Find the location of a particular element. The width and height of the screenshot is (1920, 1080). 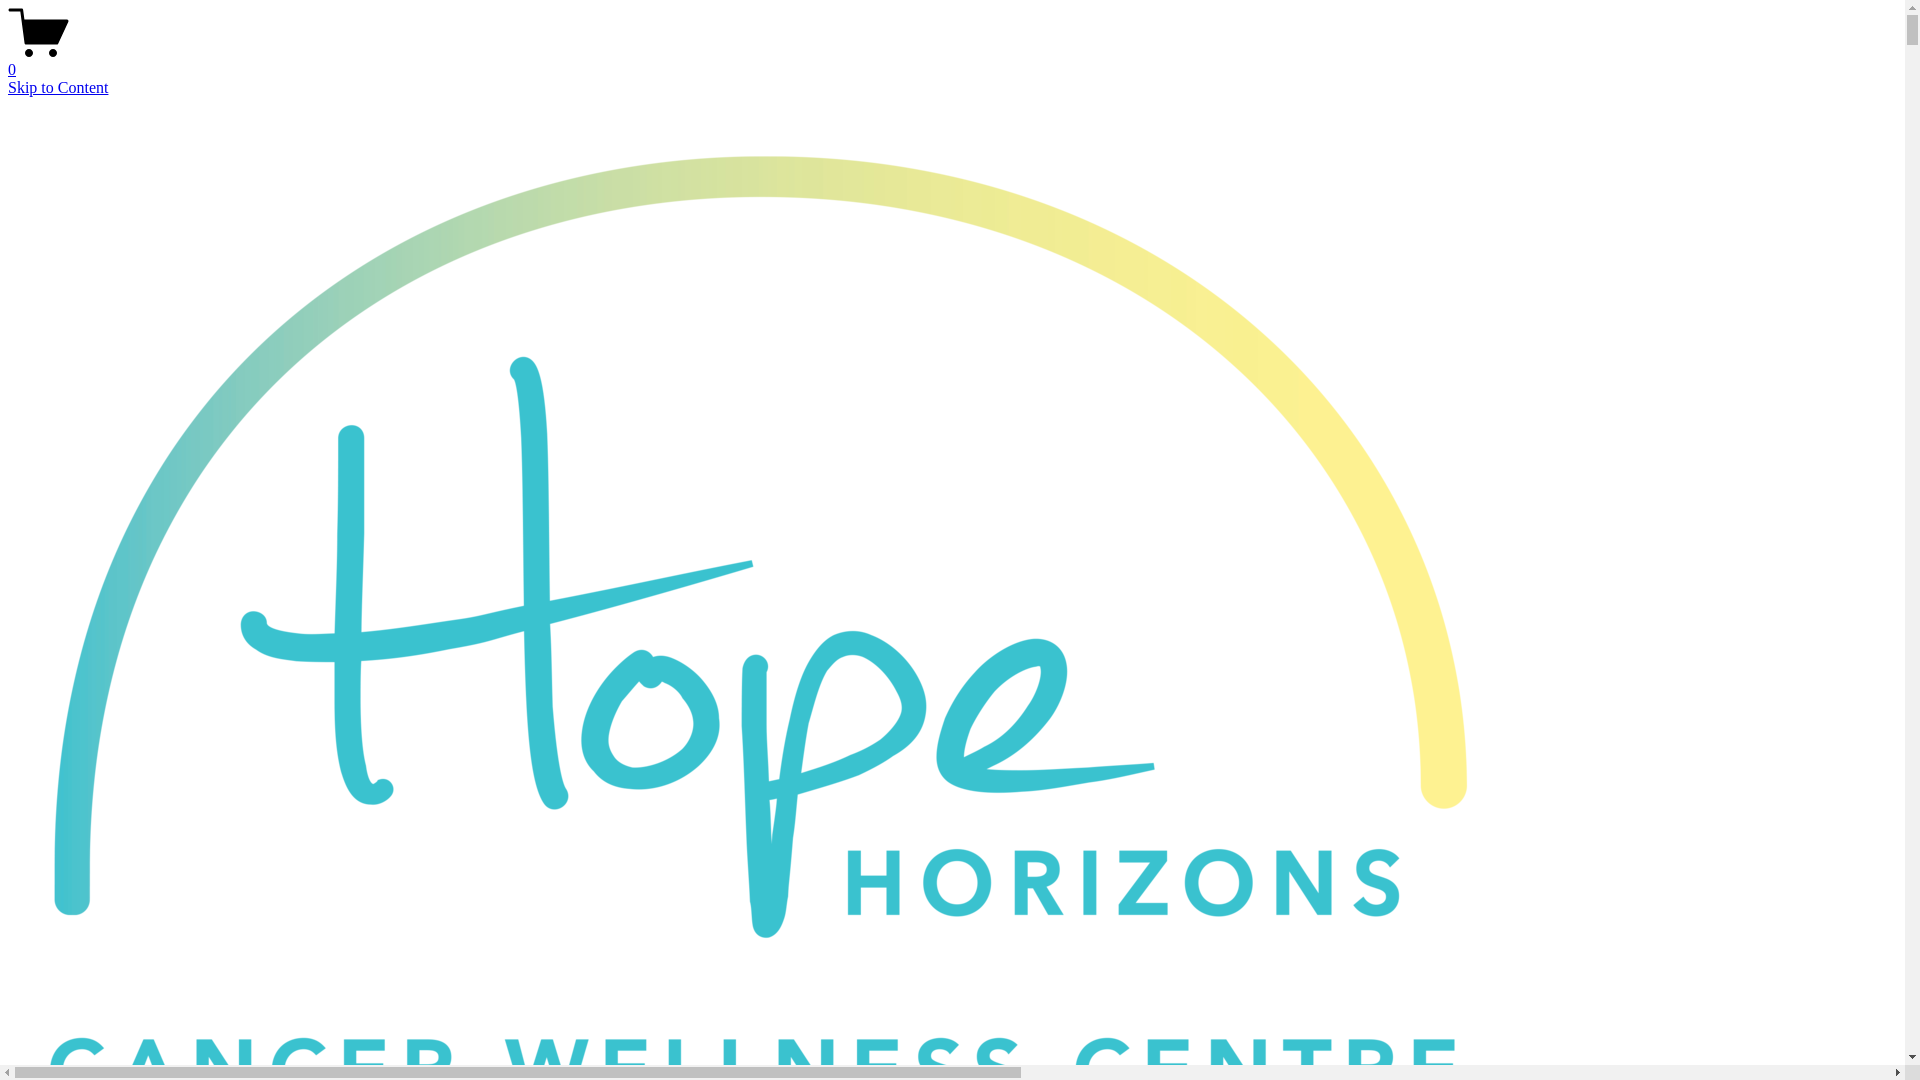

'Skip to Content' is located at coordinates (8, 86).